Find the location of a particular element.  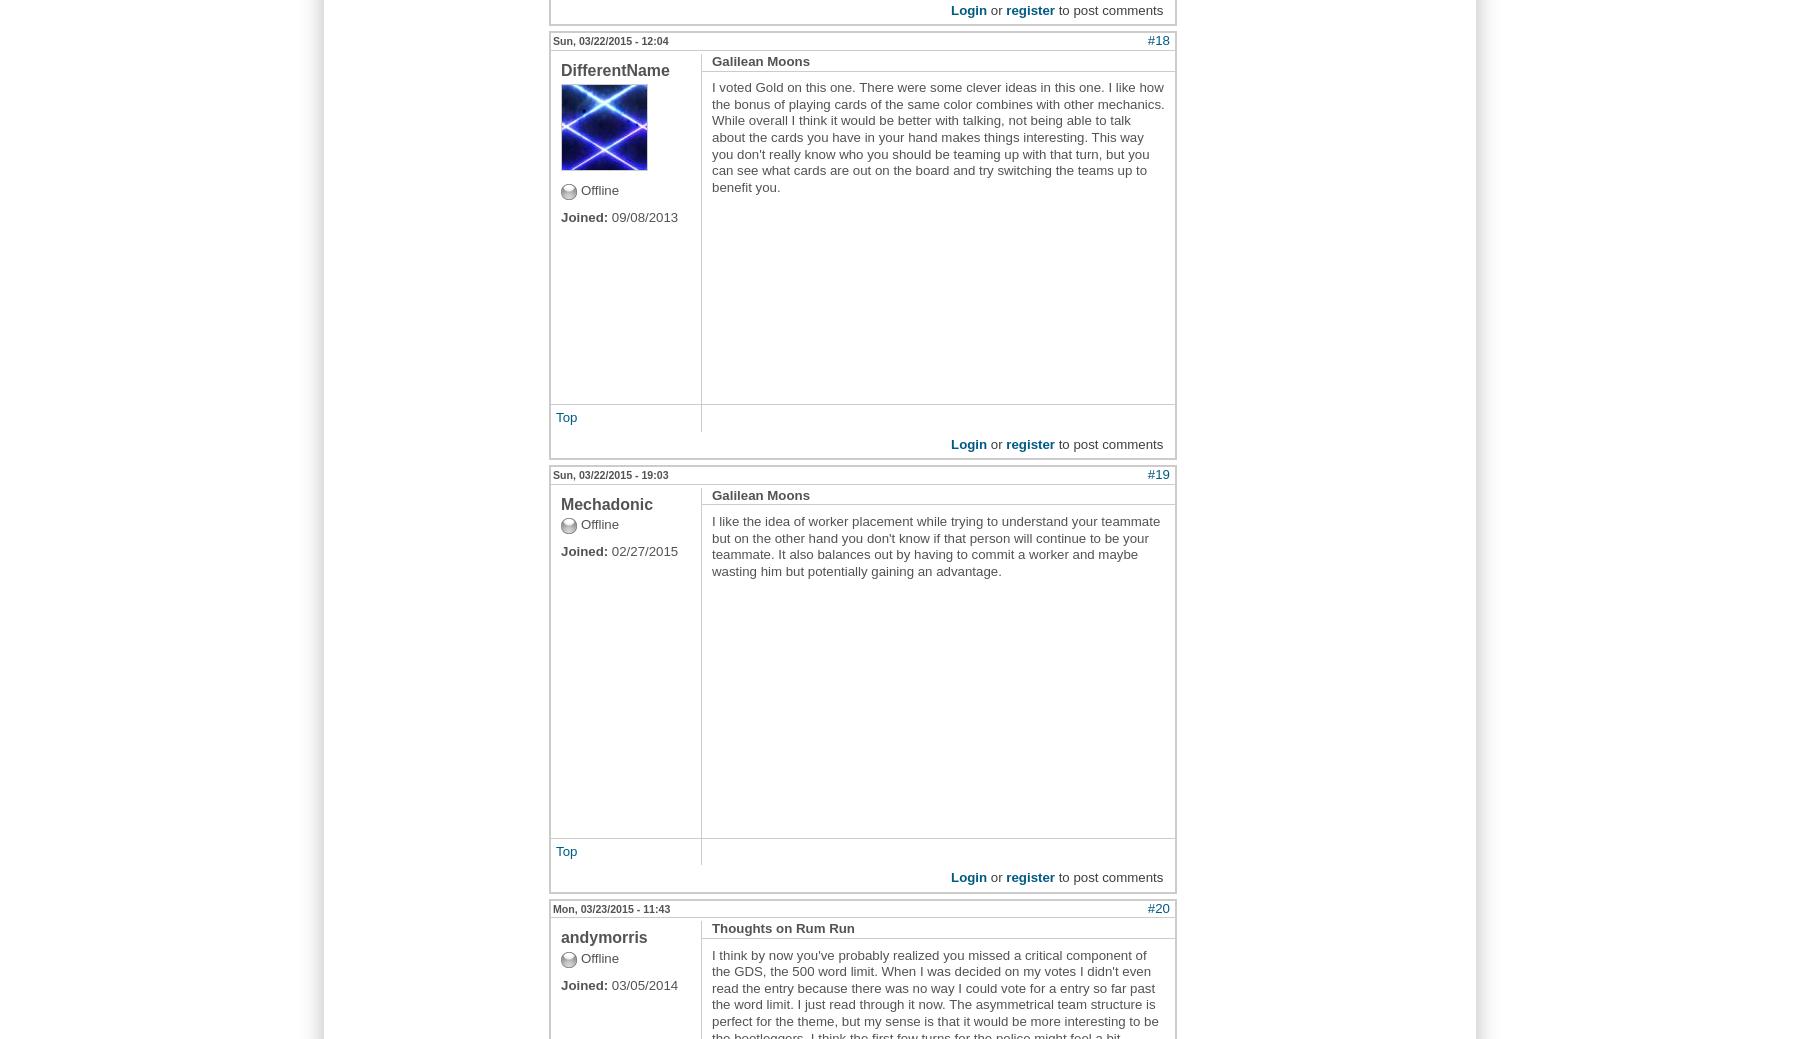

'#20' is located at coordinates (1157, 907).